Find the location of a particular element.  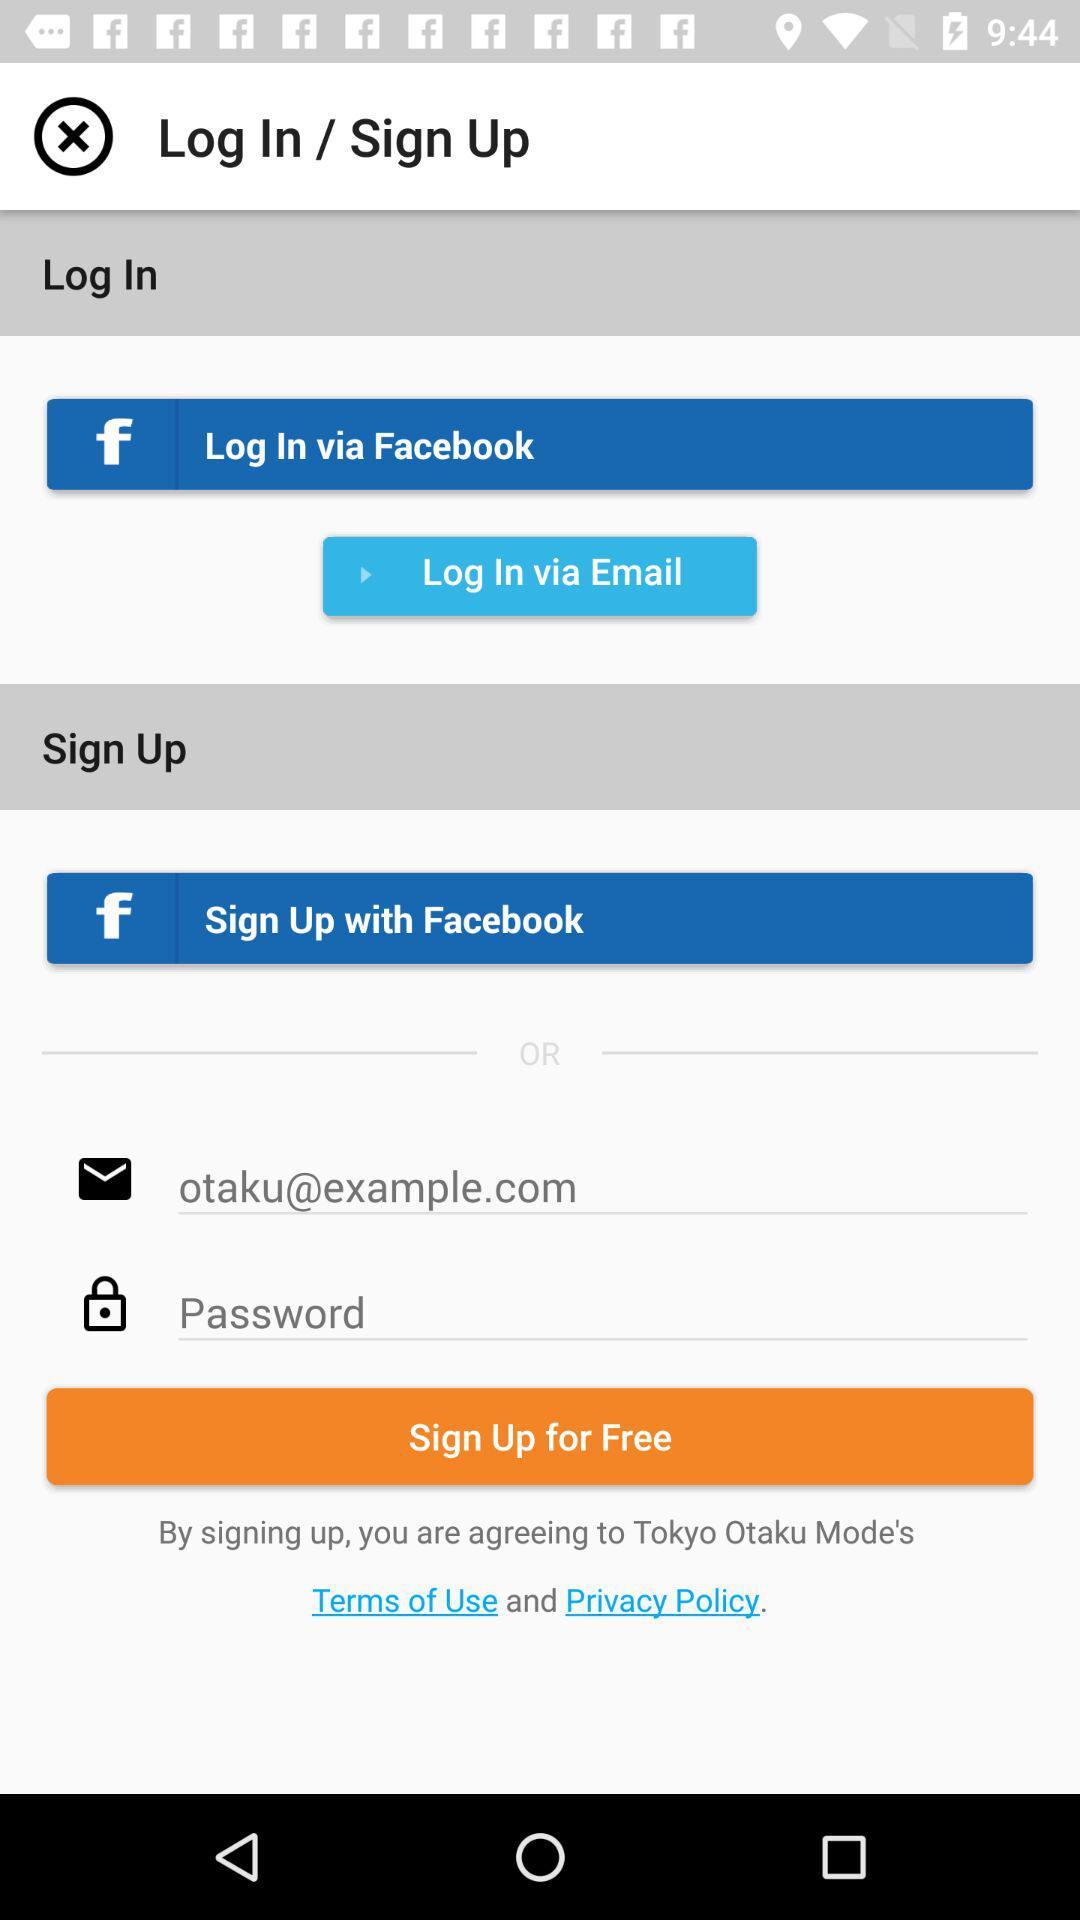

item below sign up for item is located at coordinates (540, 1564).